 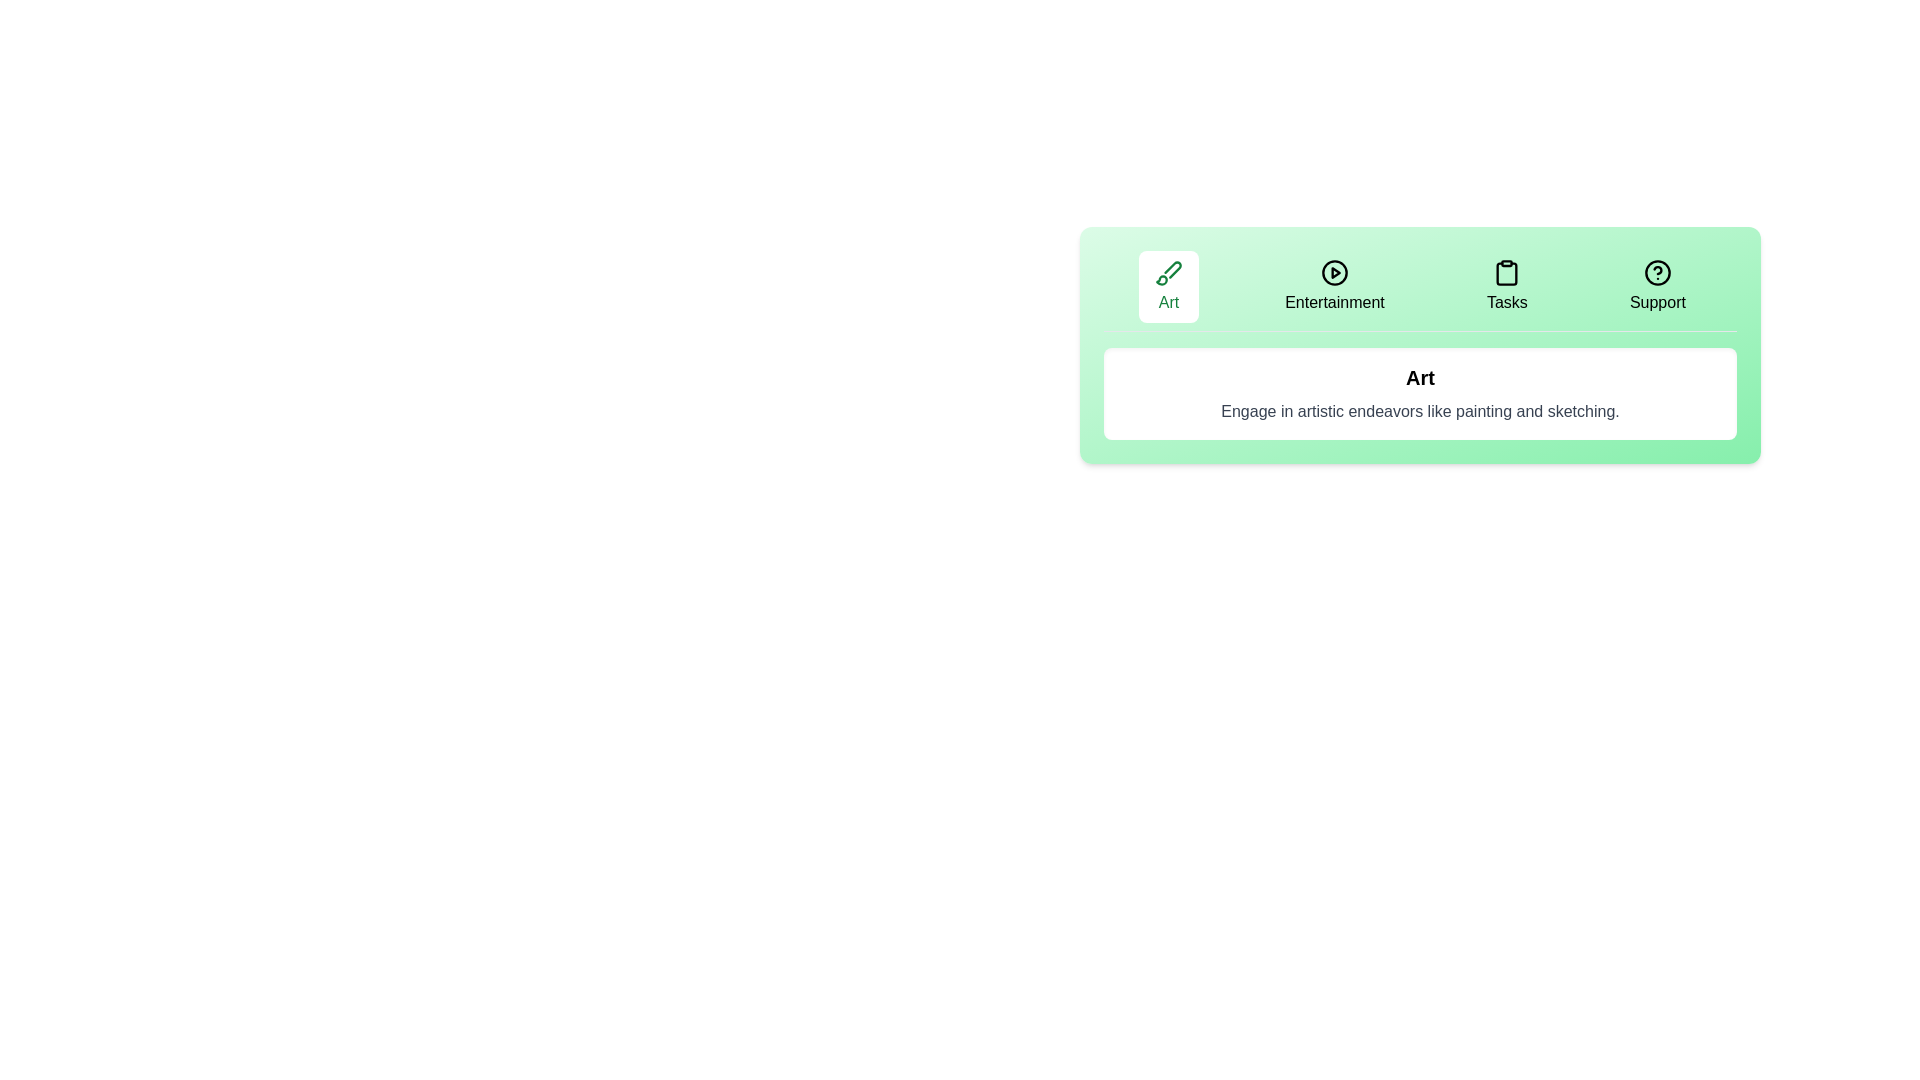 I want to click on the brush icon located above the 'Art' text within the button in the top-left corner of the grid, so click(x=1169, y=273).